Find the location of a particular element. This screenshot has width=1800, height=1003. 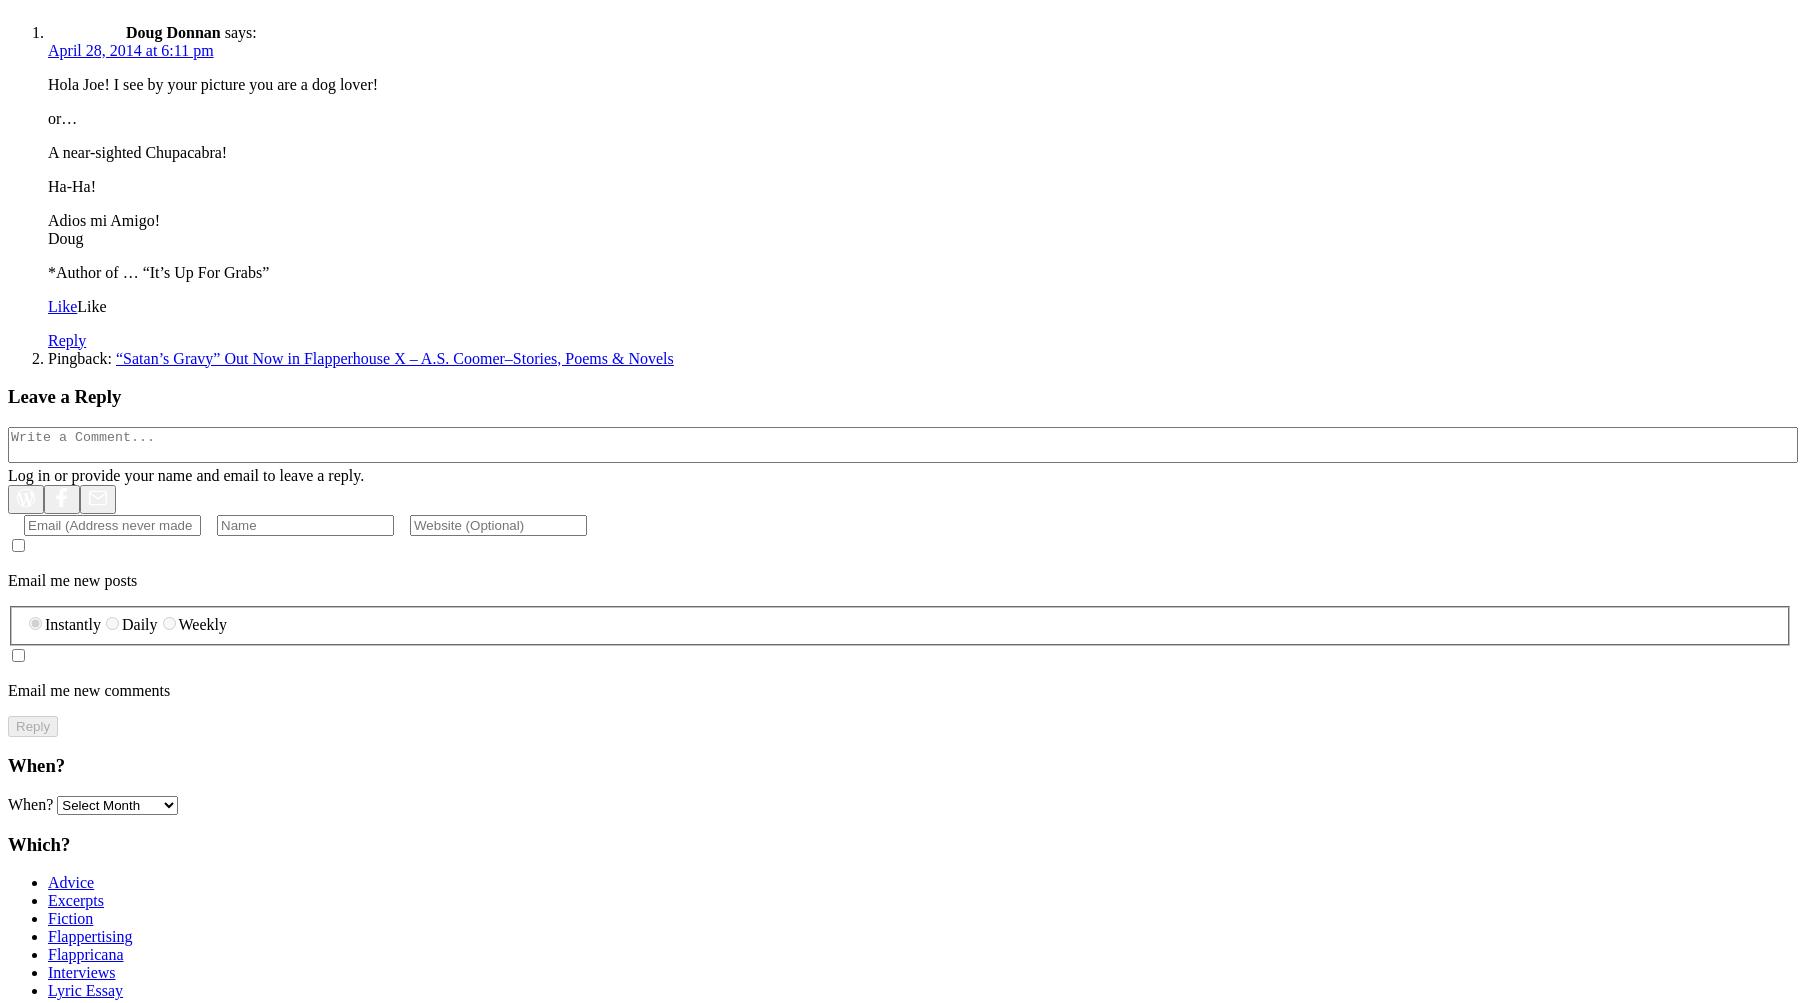

'Hola Joe! I see by your picture you are a dog lover!' is located at coordinates (212, 83).